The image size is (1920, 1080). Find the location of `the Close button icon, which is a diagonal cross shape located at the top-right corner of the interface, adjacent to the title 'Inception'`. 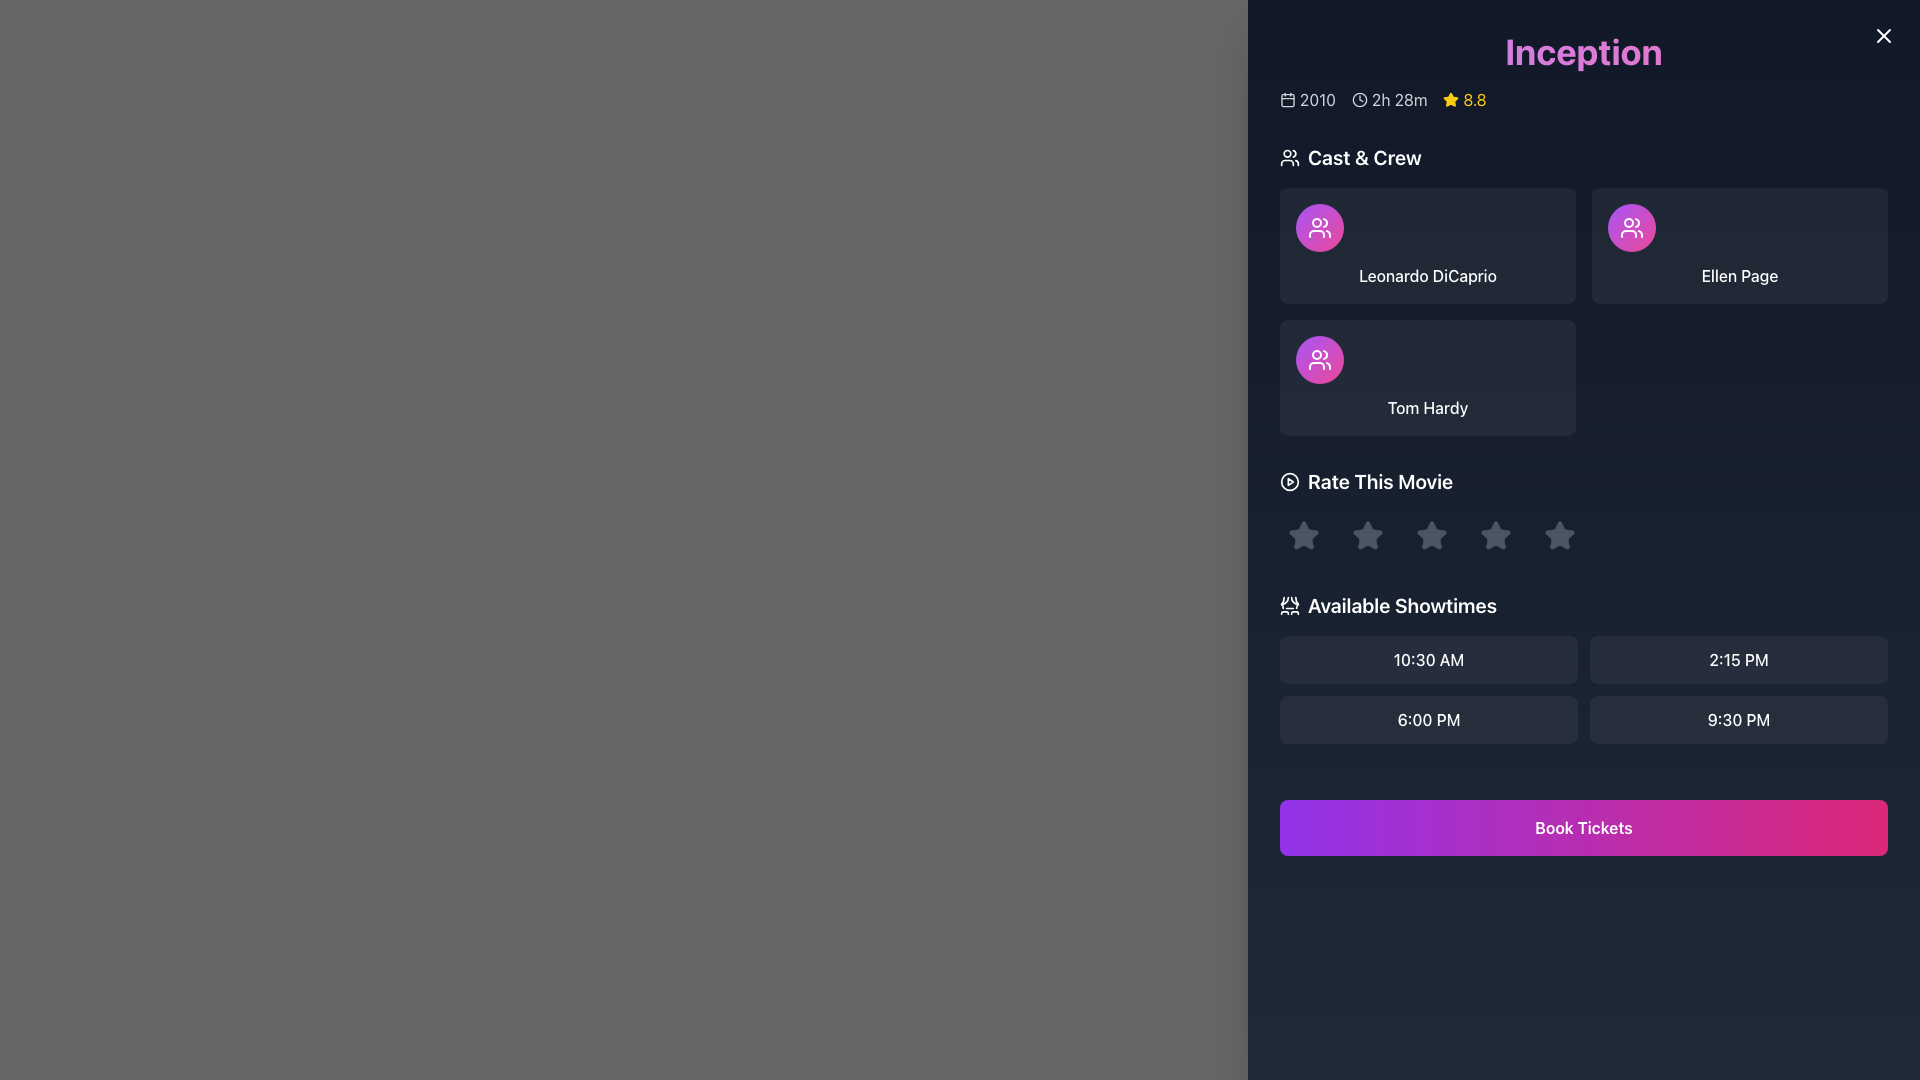

the Close button icon, which is a diagonal cross shape located at the top-right corner of the interface, adjacent to the title 'Inception' is located at coordinates (1882, 35).